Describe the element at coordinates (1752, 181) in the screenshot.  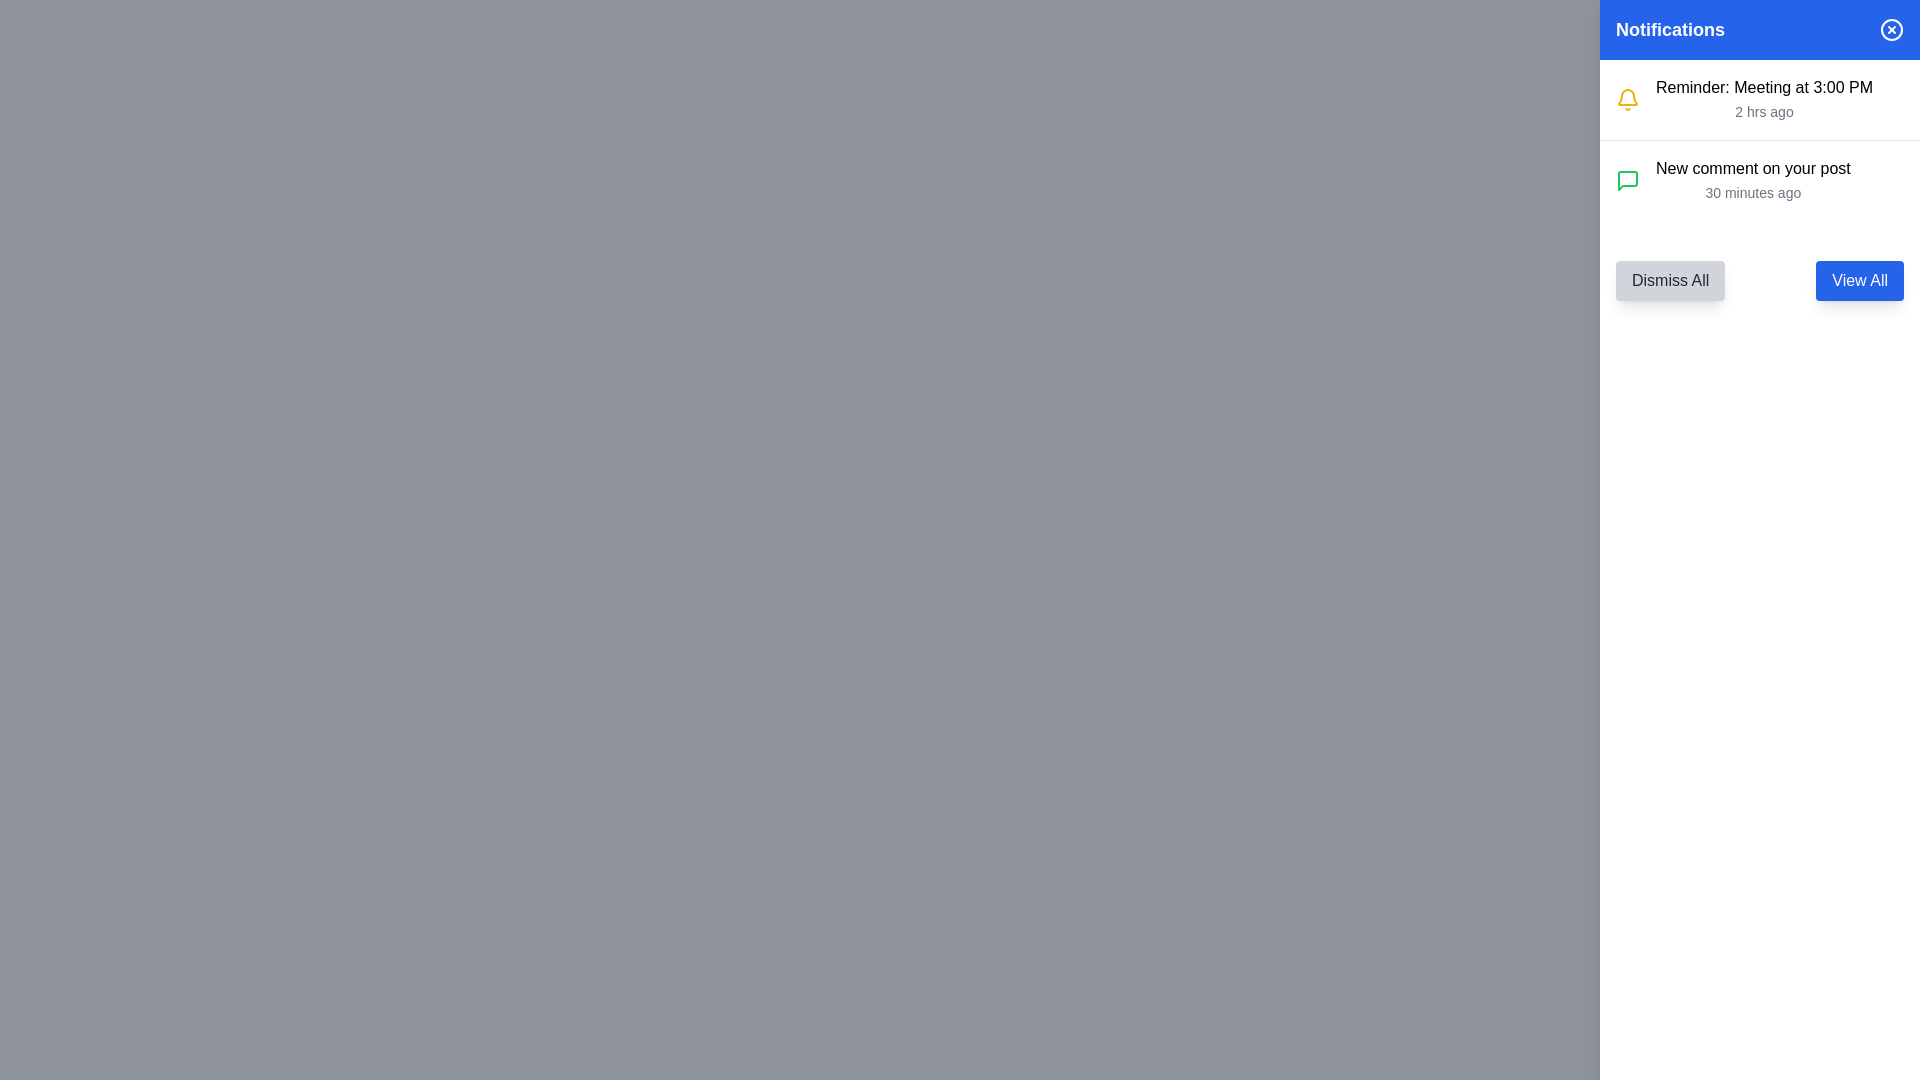
I see `notification that states 'New comment on your post' with the timestamp '30 minutes ago', which is the second item in the vertical notification list and is visually distinguished by a green speech bubble icon` at that location.